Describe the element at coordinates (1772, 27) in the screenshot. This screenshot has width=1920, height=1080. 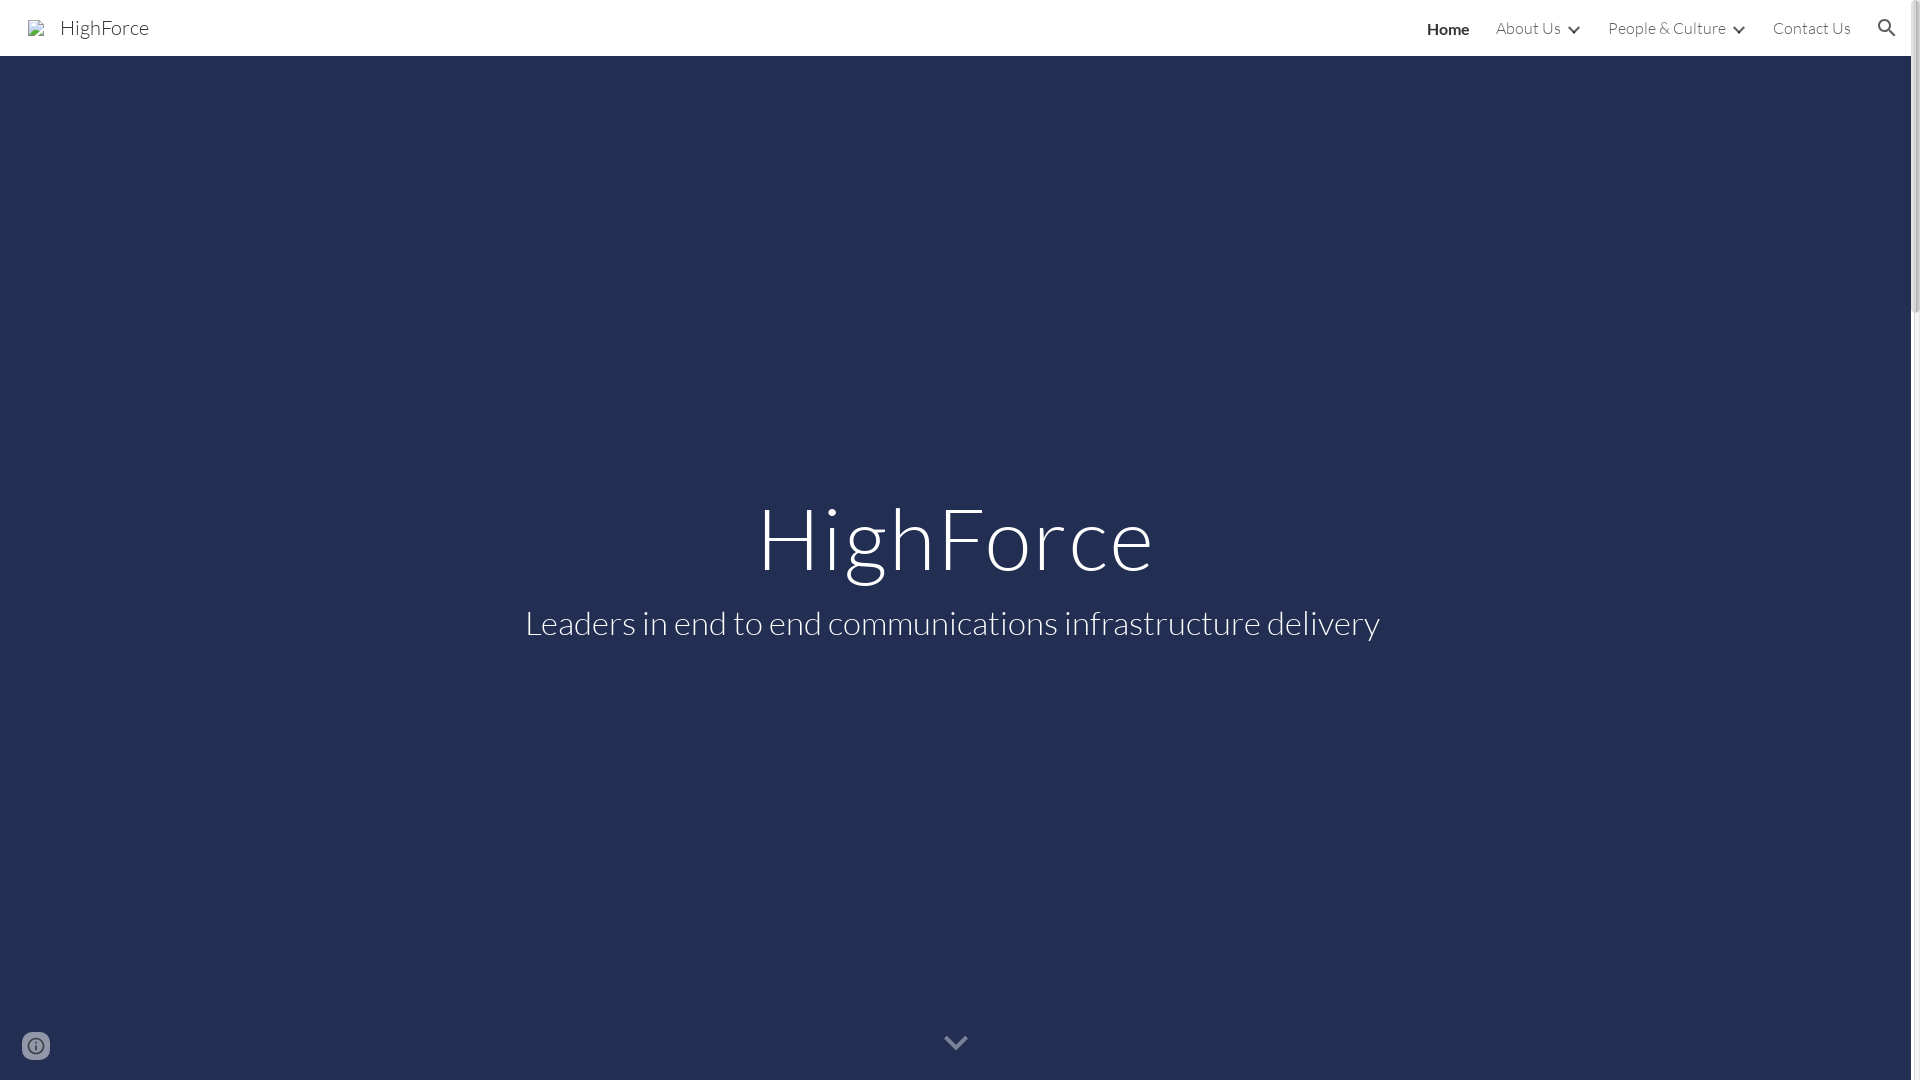
I see `'Contact Us'` at that location.